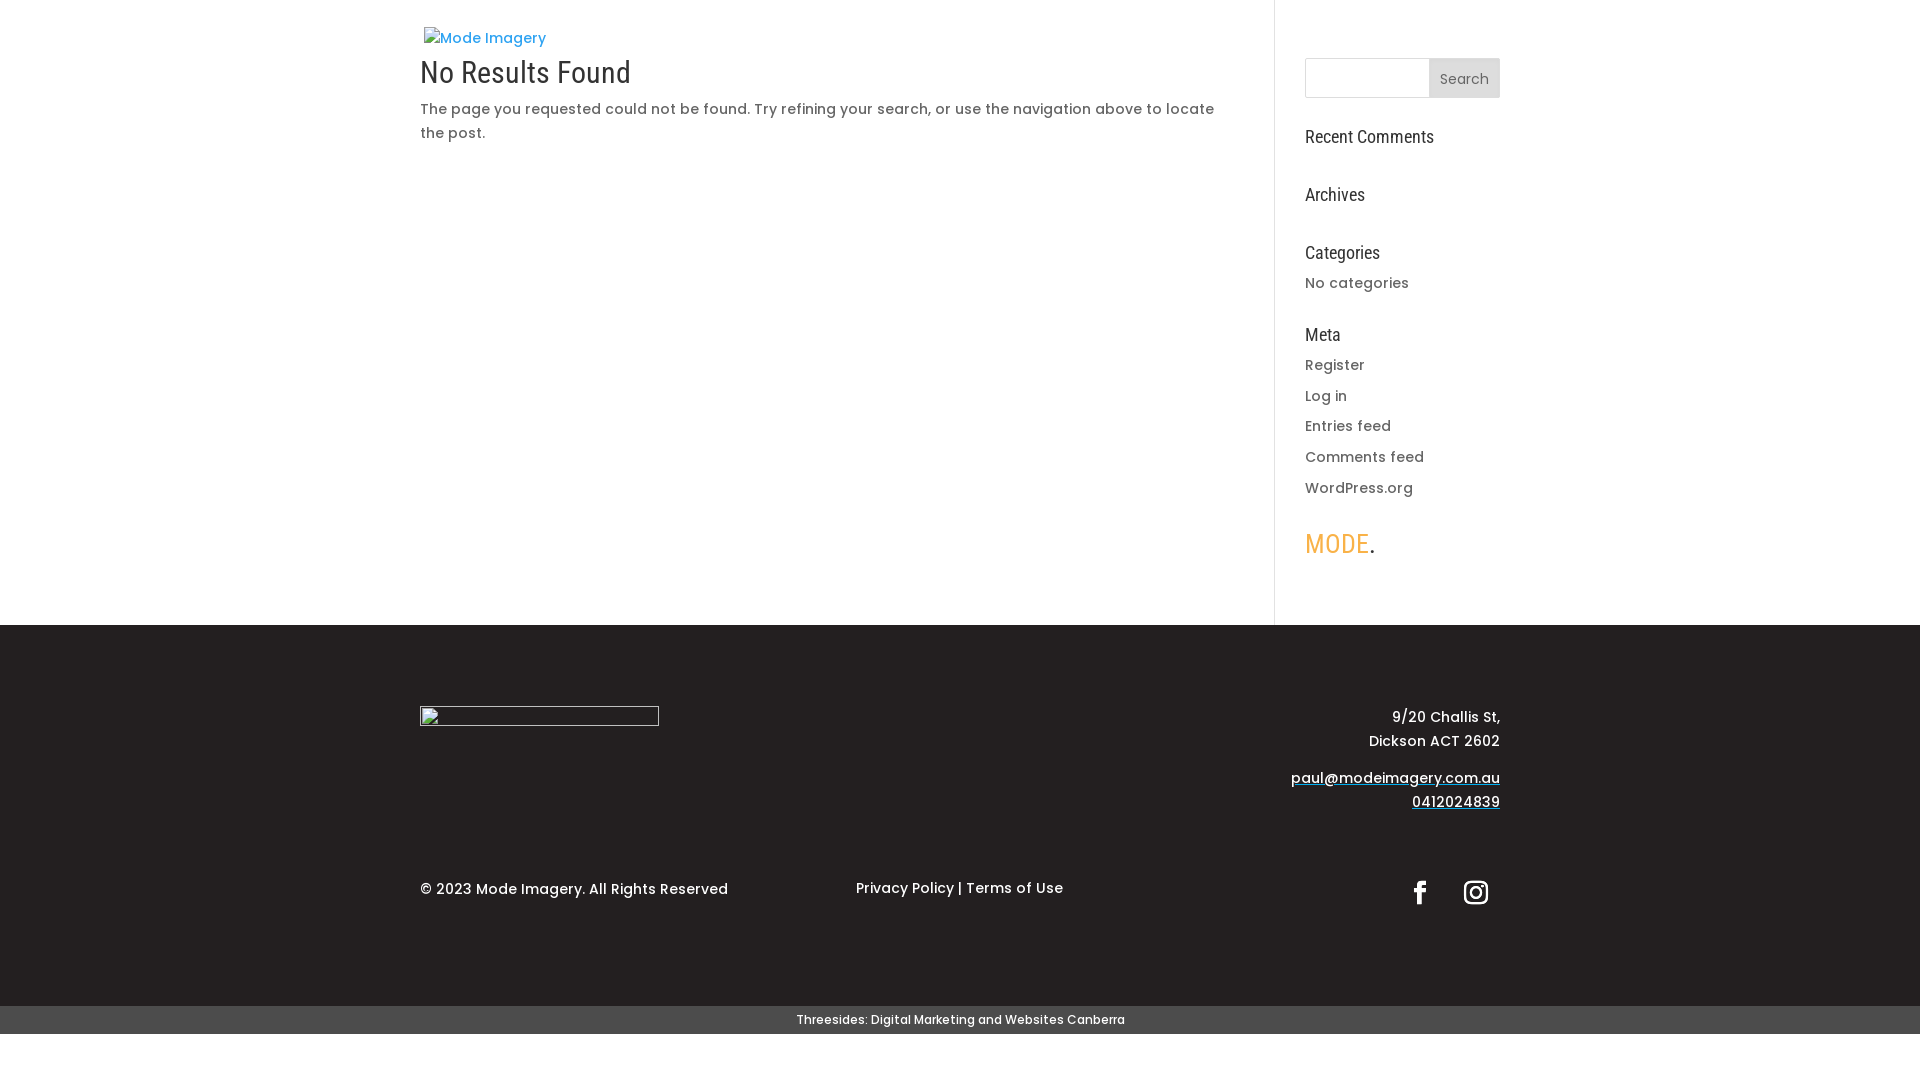  What do you see at coordinates (1305, 396) in the screenshot?
I see `'Log in'` at bounding box center [1305, 396].